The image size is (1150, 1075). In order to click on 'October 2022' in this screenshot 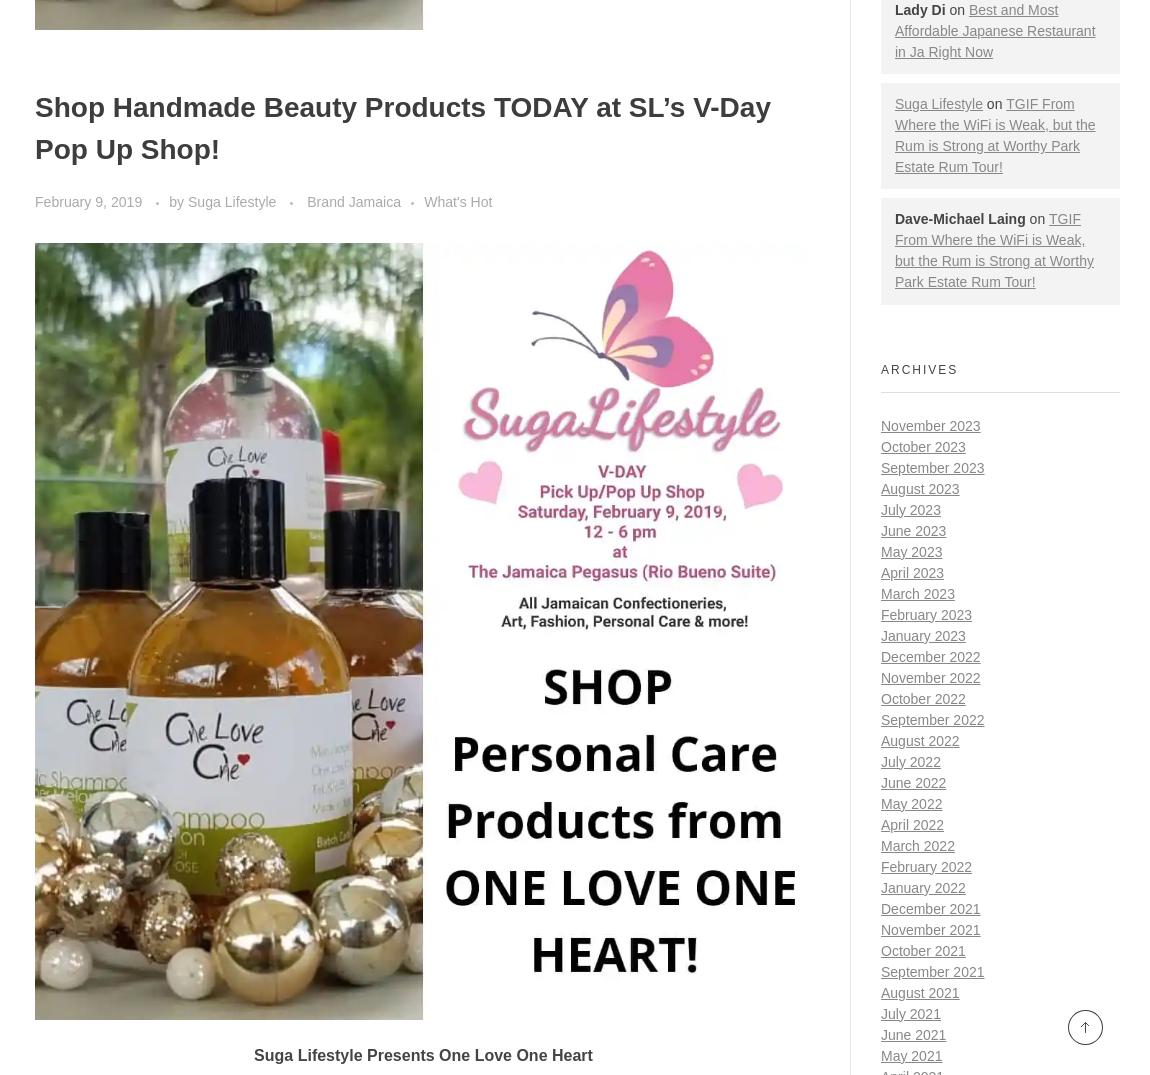, I will do `click(922, 696)`.